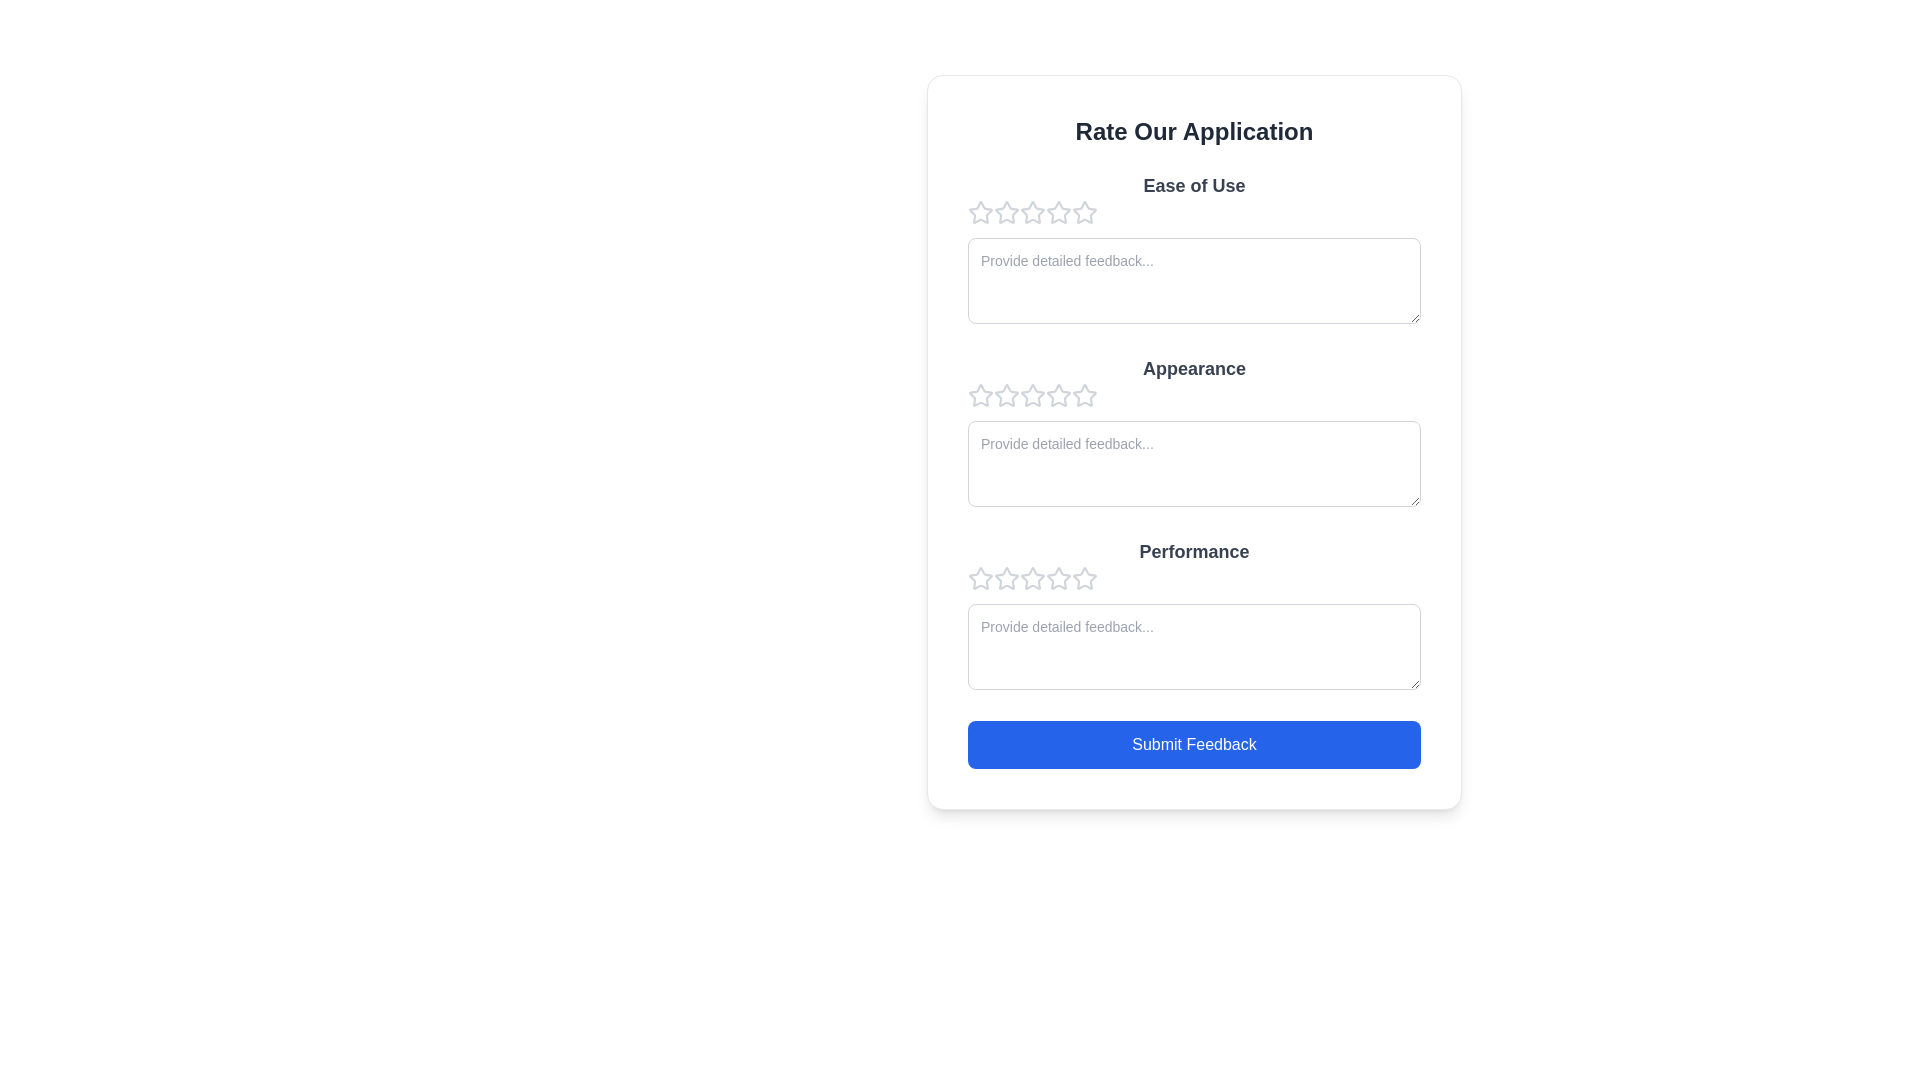  What do you see at coordinates (1194, 744) in the screenshot?
I see `the feedback submission button located at the bottom of the form to observe the styling change` at bounding box center [1194, 744].